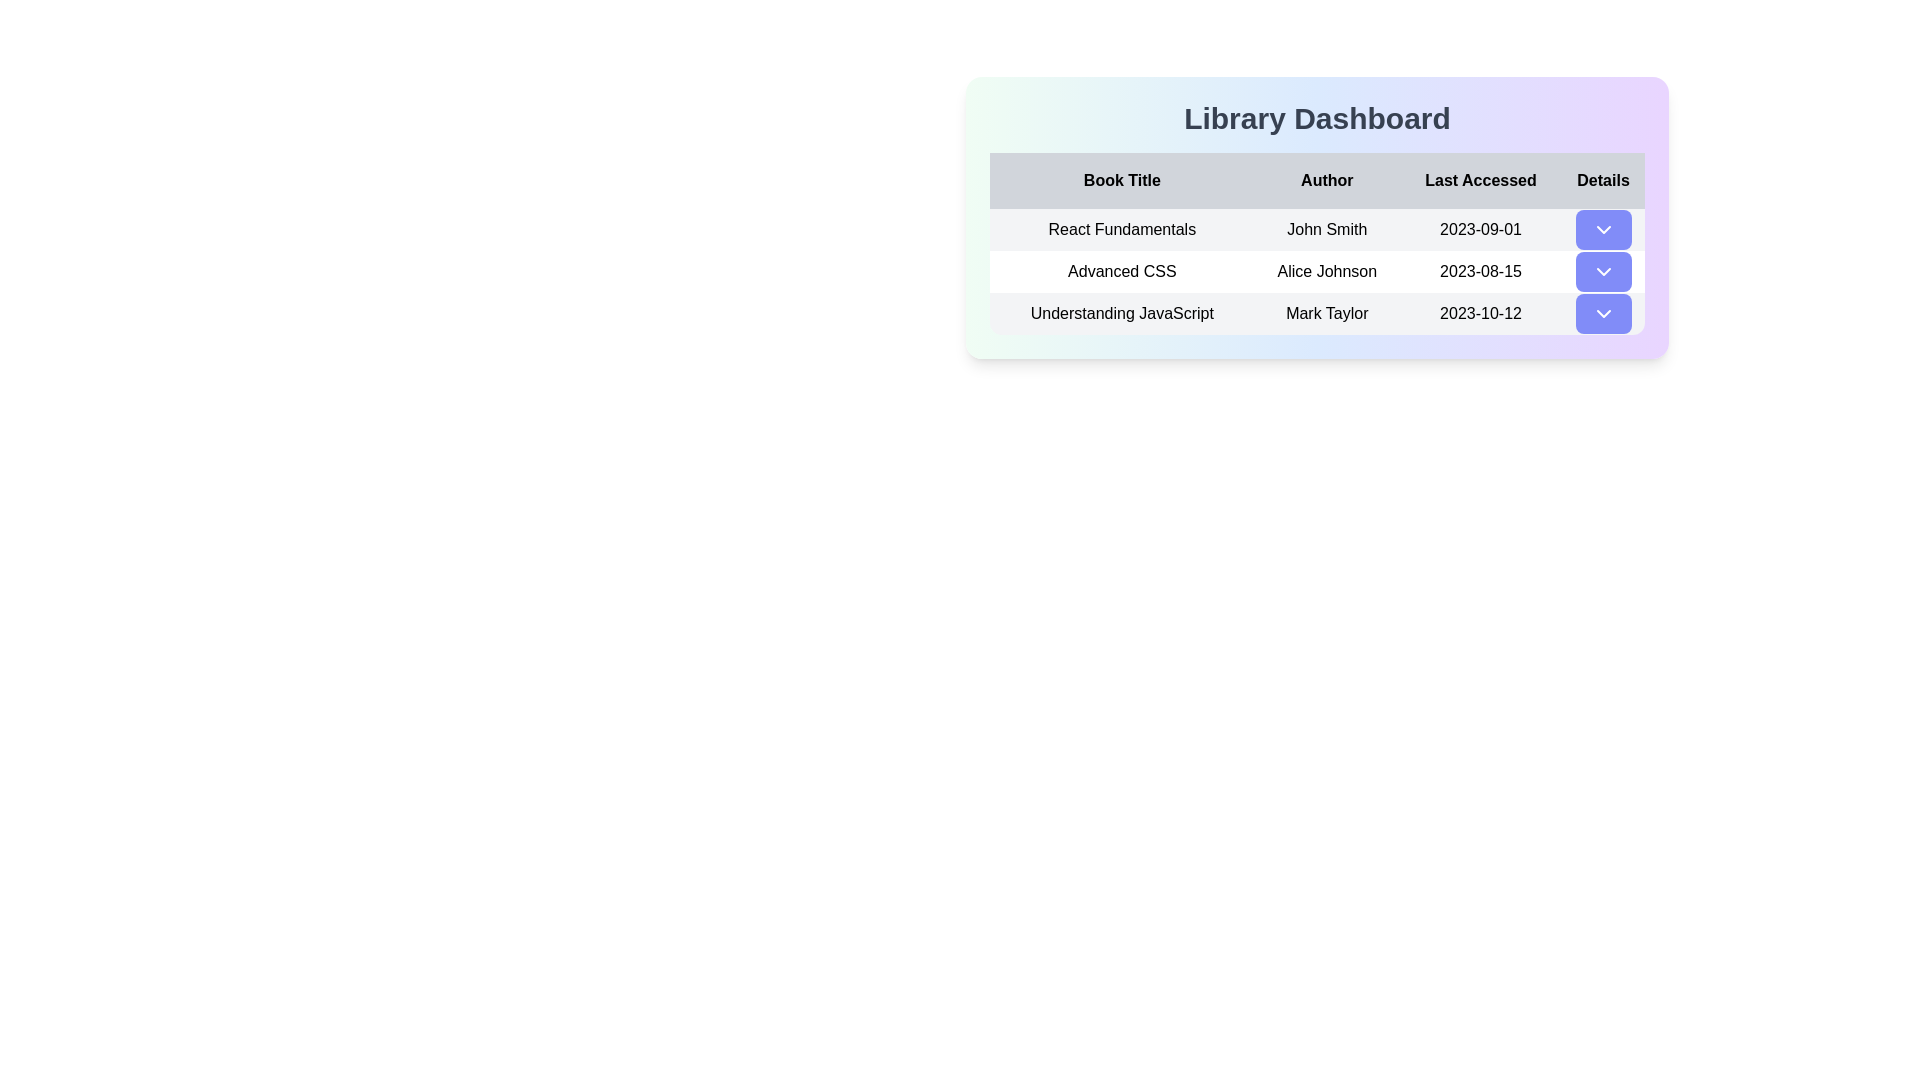  I want to click on the dropdown toggle button located in the Details column of the second row, associated with the book 'Advanced CSS' by Alice Johnson, so click(1603, 272).